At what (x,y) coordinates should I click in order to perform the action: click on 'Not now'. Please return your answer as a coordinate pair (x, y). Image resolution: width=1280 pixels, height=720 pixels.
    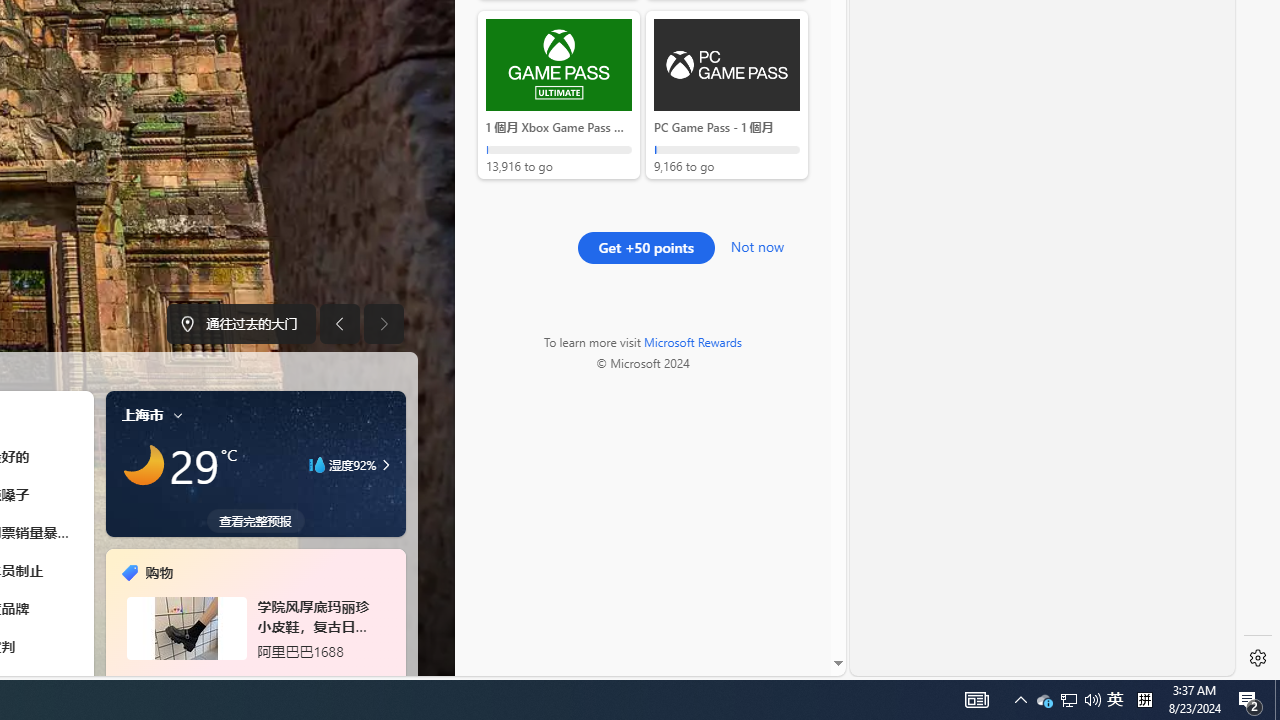
    Looking at the image, I should click on (756, 243).